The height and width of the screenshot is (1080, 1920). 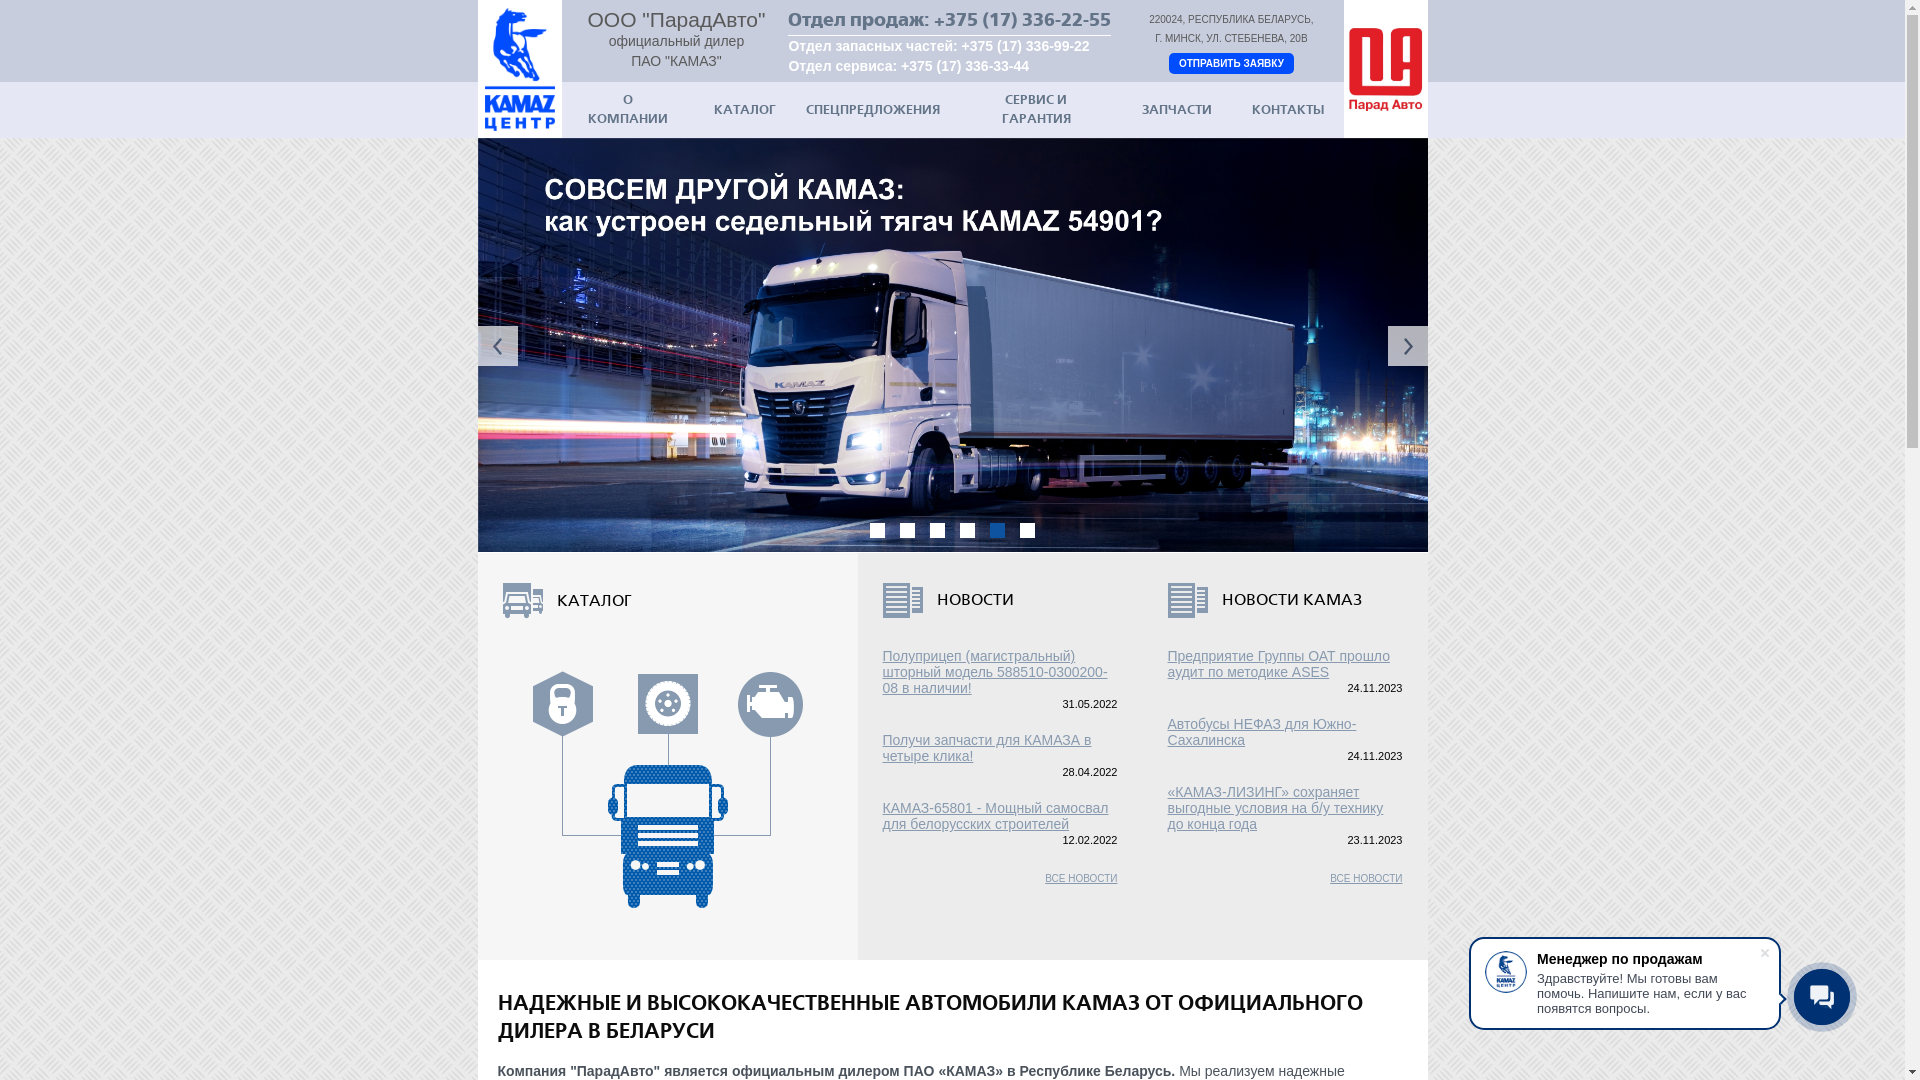 What do you see at coordinates (1026, 45) in the screenshot?
I see `'+375 (17) 336-99-22'` at bounding box center [1026, 45].